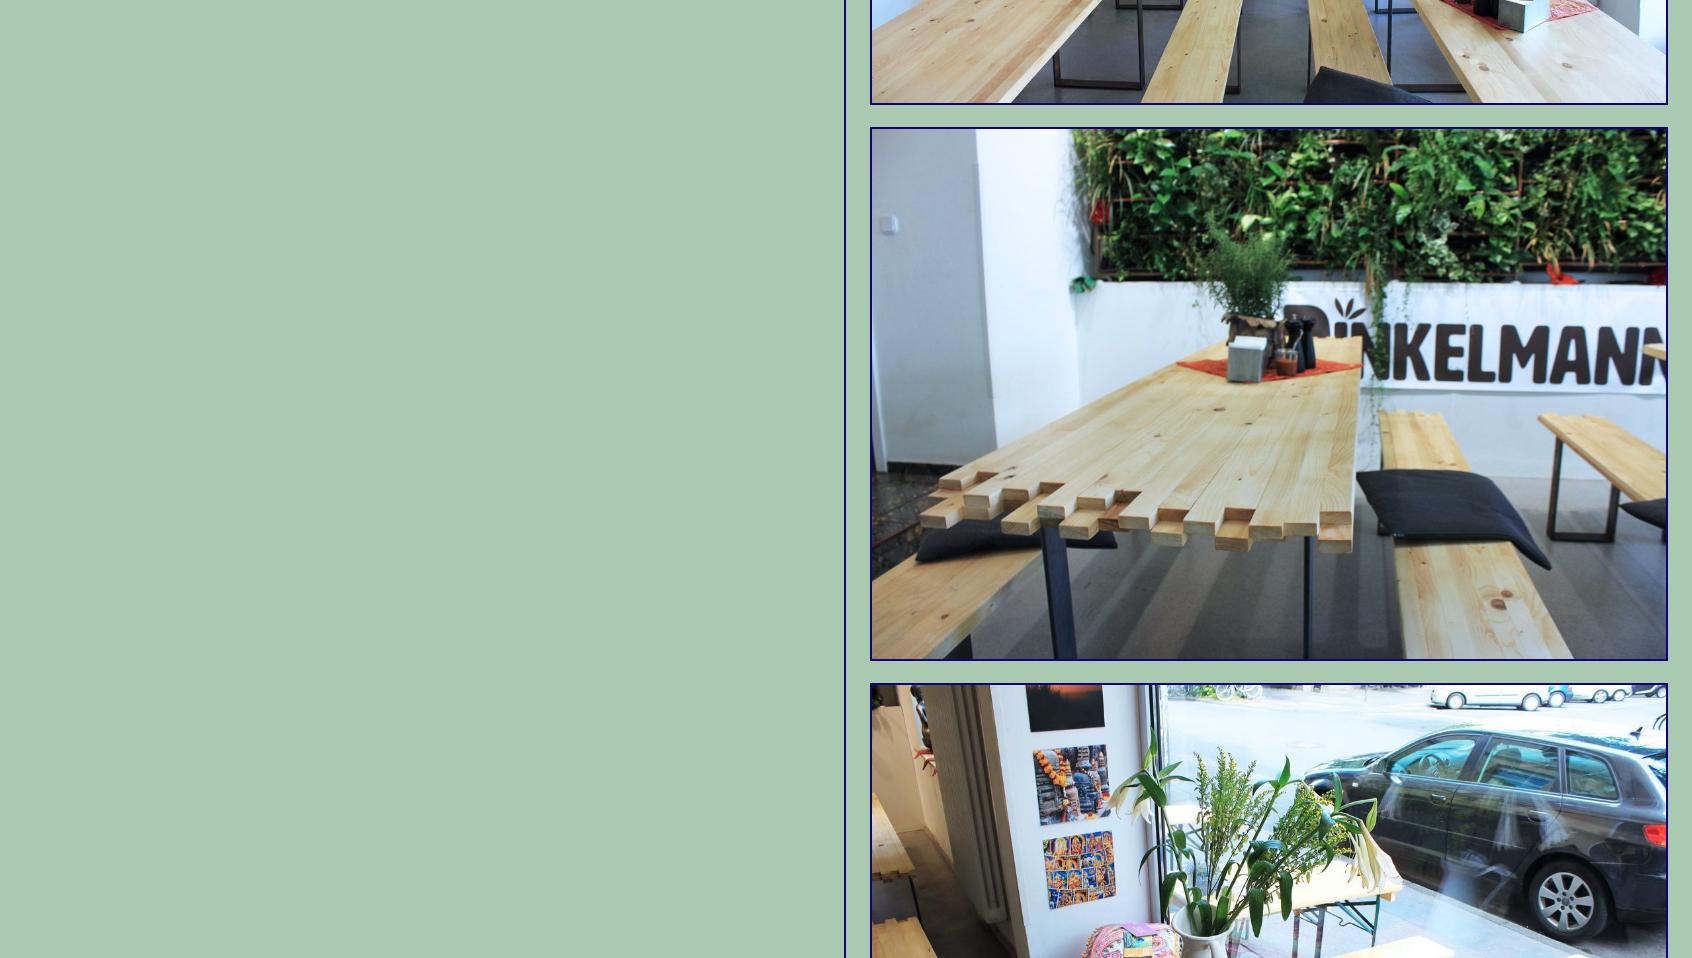 This screenshot has height=958, width=1692. What do you see at coordinates (1164, 560) in the screenshot?
I see `'Cafe Schmitz is the kind of place that ends up quickly becoming a favorite.'` at bounding box center [1164, 560].